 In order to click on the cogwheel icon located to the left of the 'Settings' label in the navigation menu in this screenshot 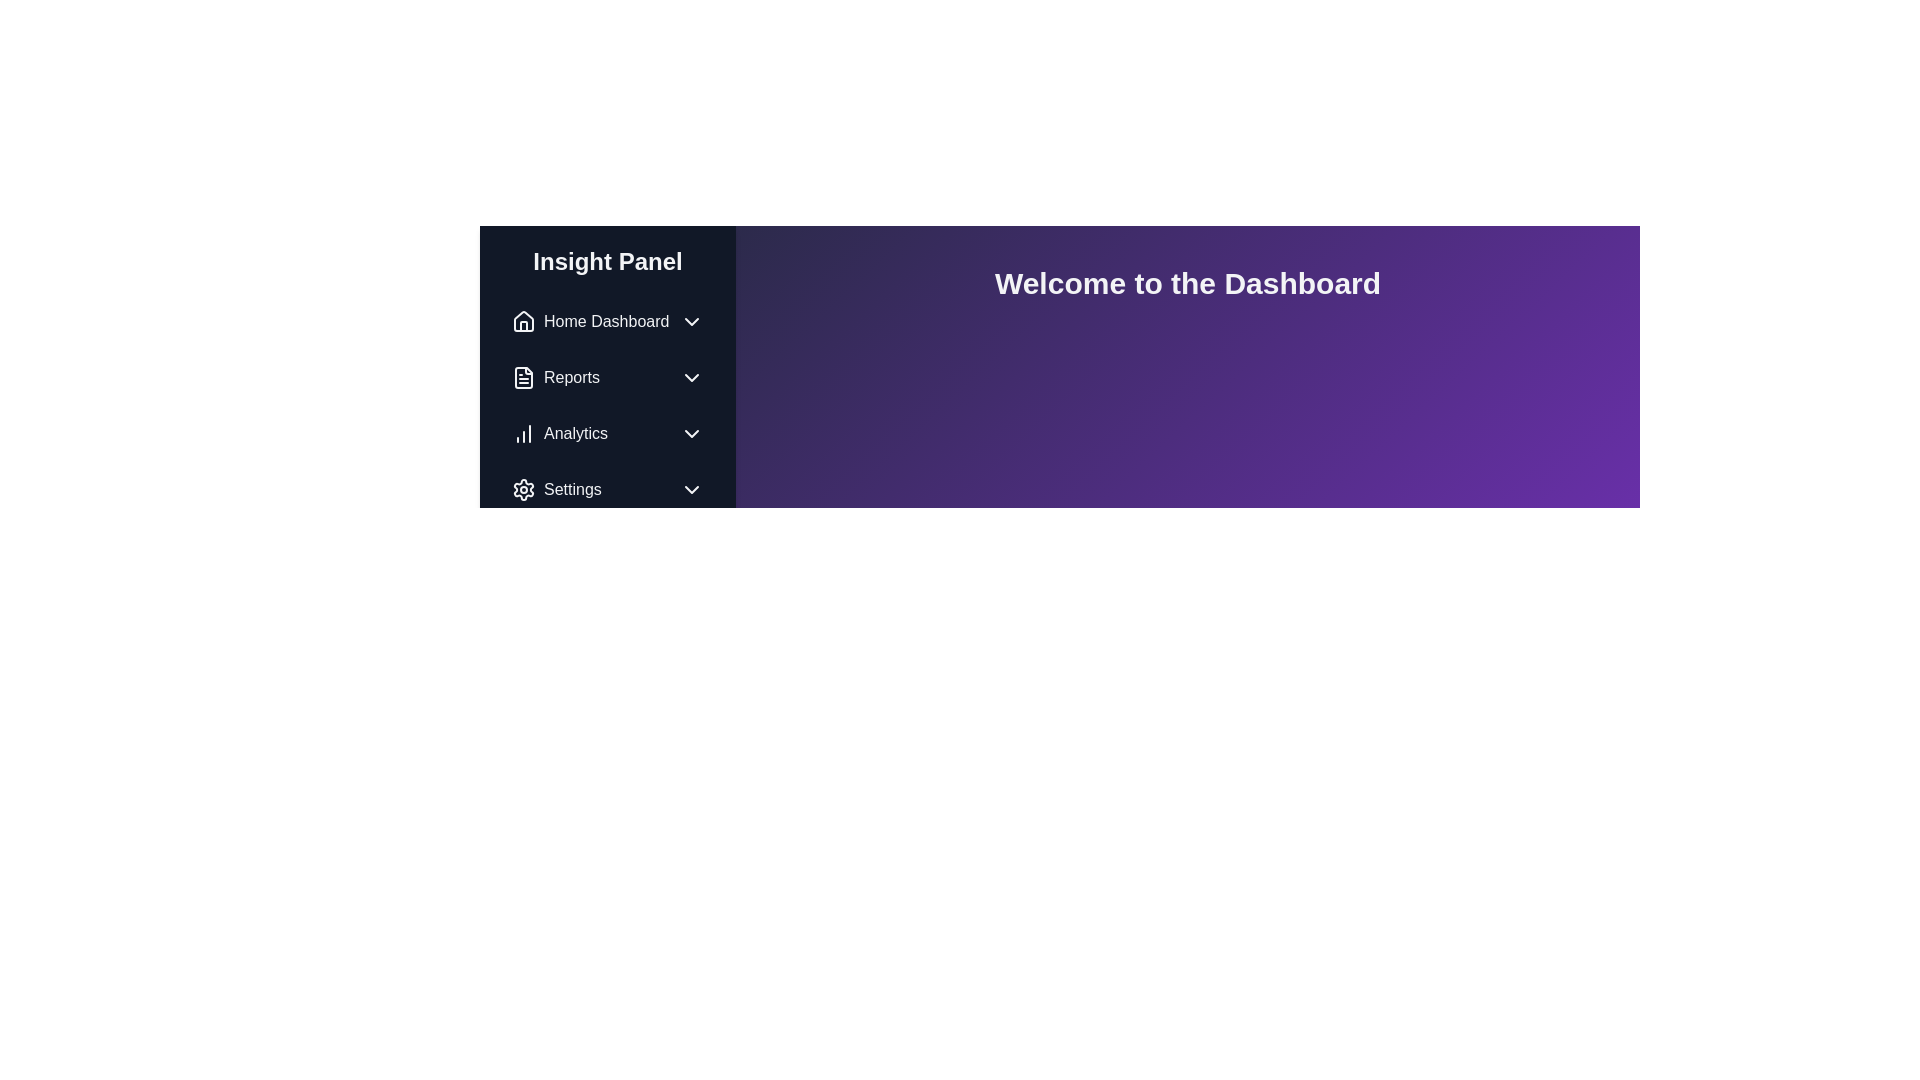, I will do `click(523, 489)`.